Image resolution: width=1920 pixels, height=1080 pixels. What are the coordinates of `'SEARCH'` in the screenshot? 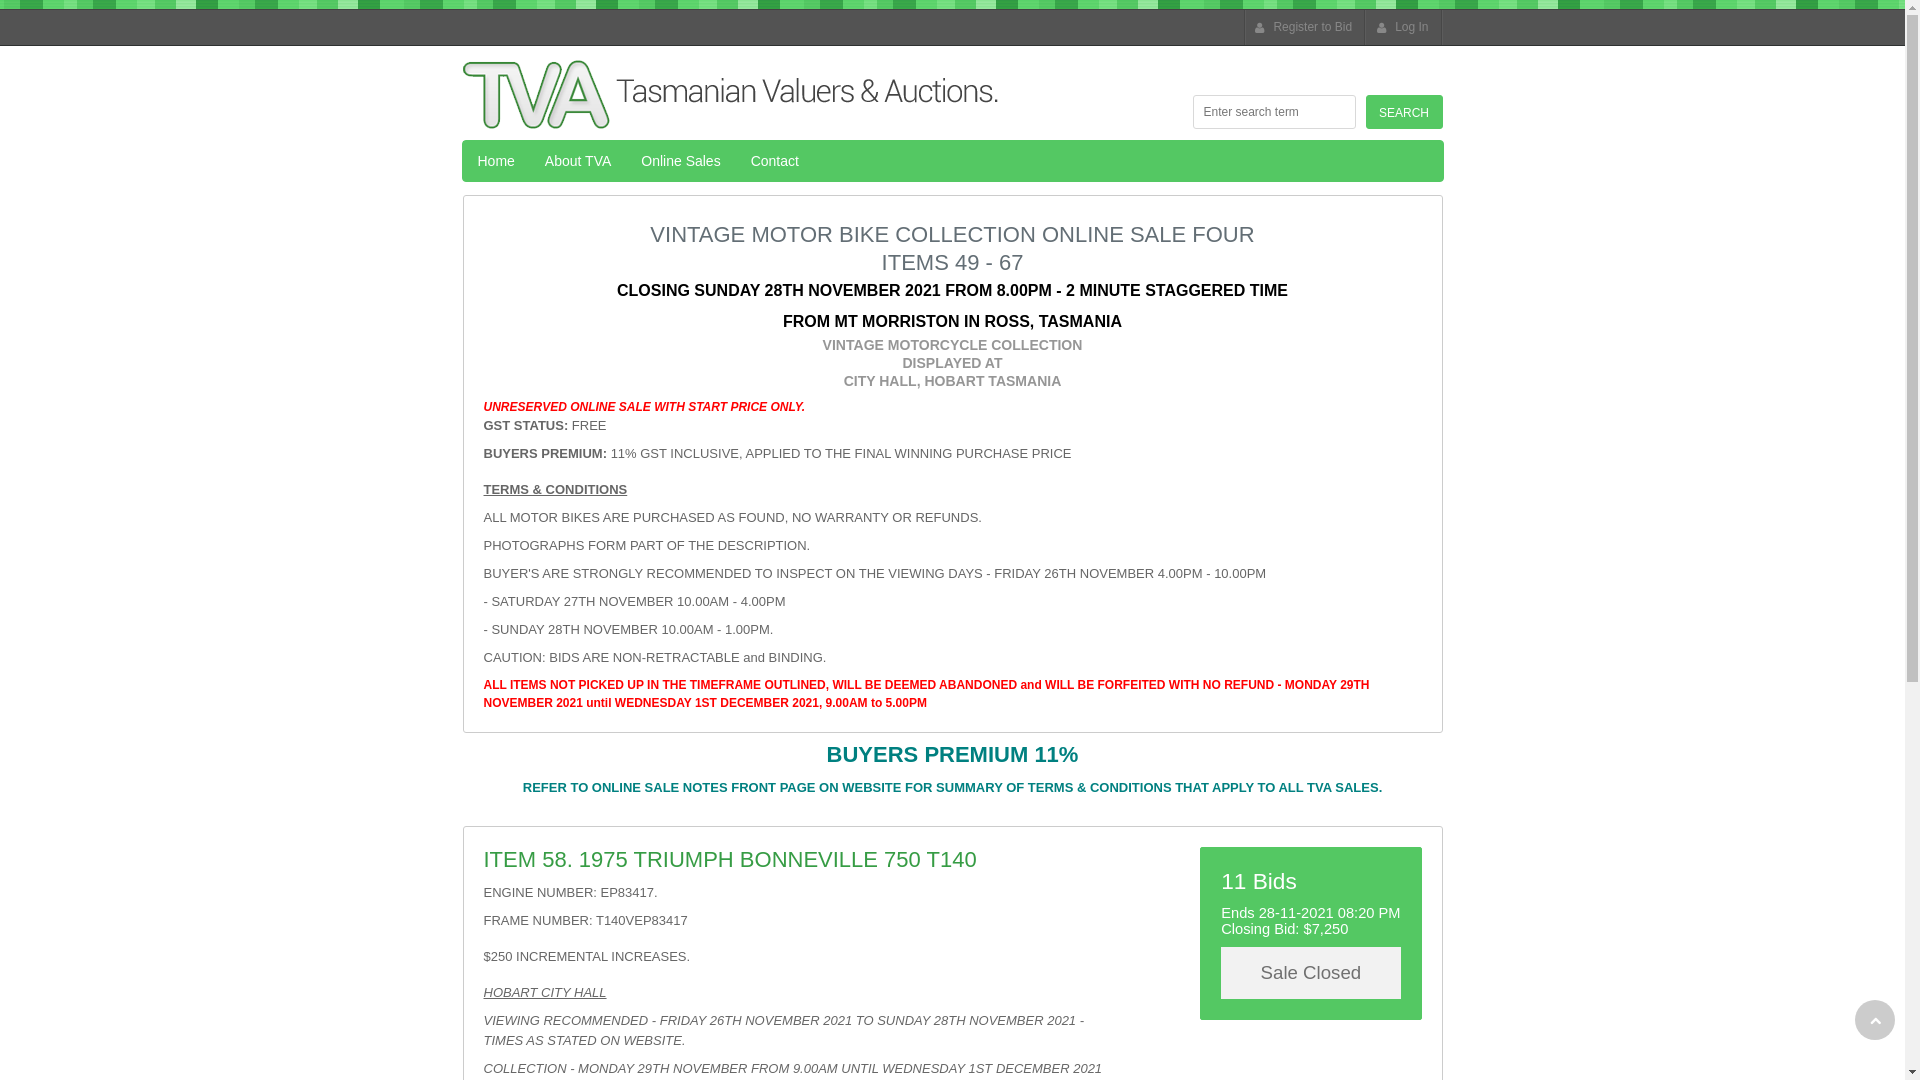 It's located at (1403, 111).